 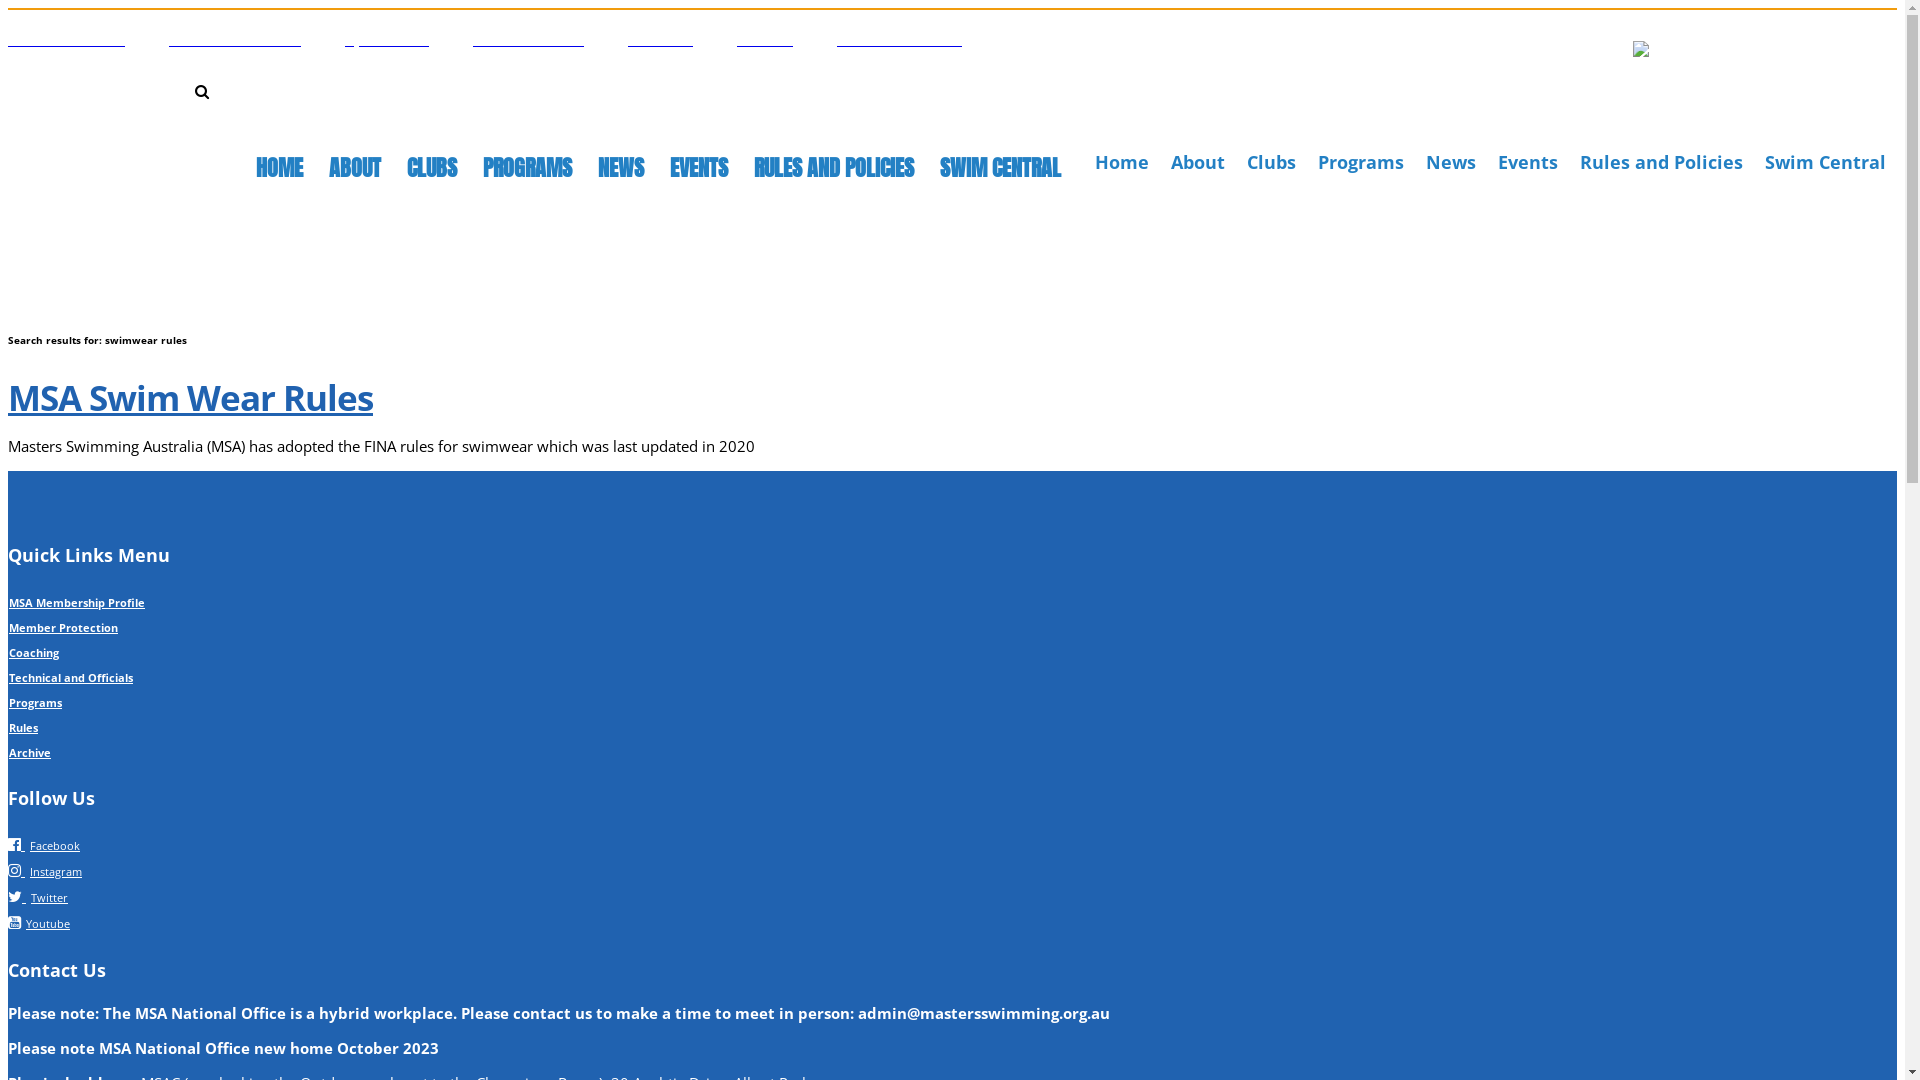 What do you see at coordinates (219, 125) in the screenshot?
I see `'swimwear rules'` at bounding box center [219, 125].